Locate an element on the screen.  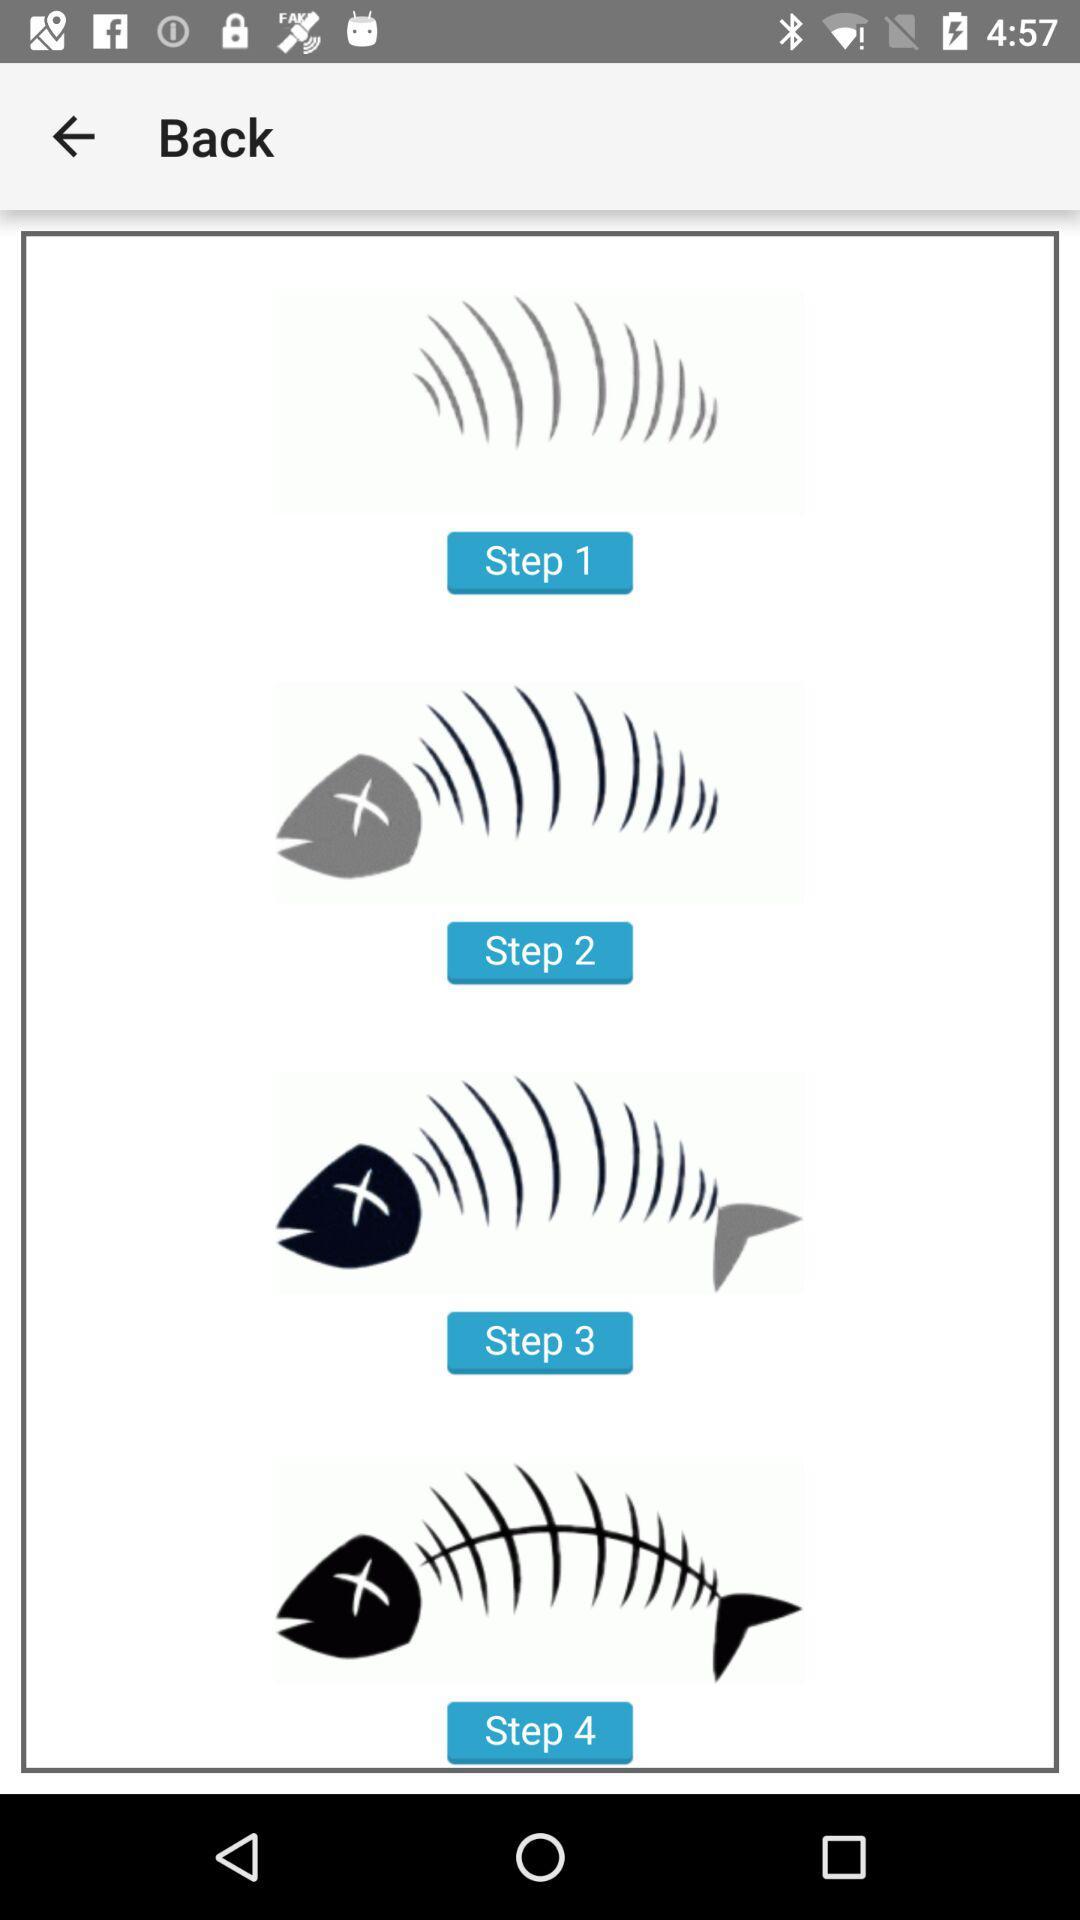
icon next to the back is located at coordinates (72, 135).